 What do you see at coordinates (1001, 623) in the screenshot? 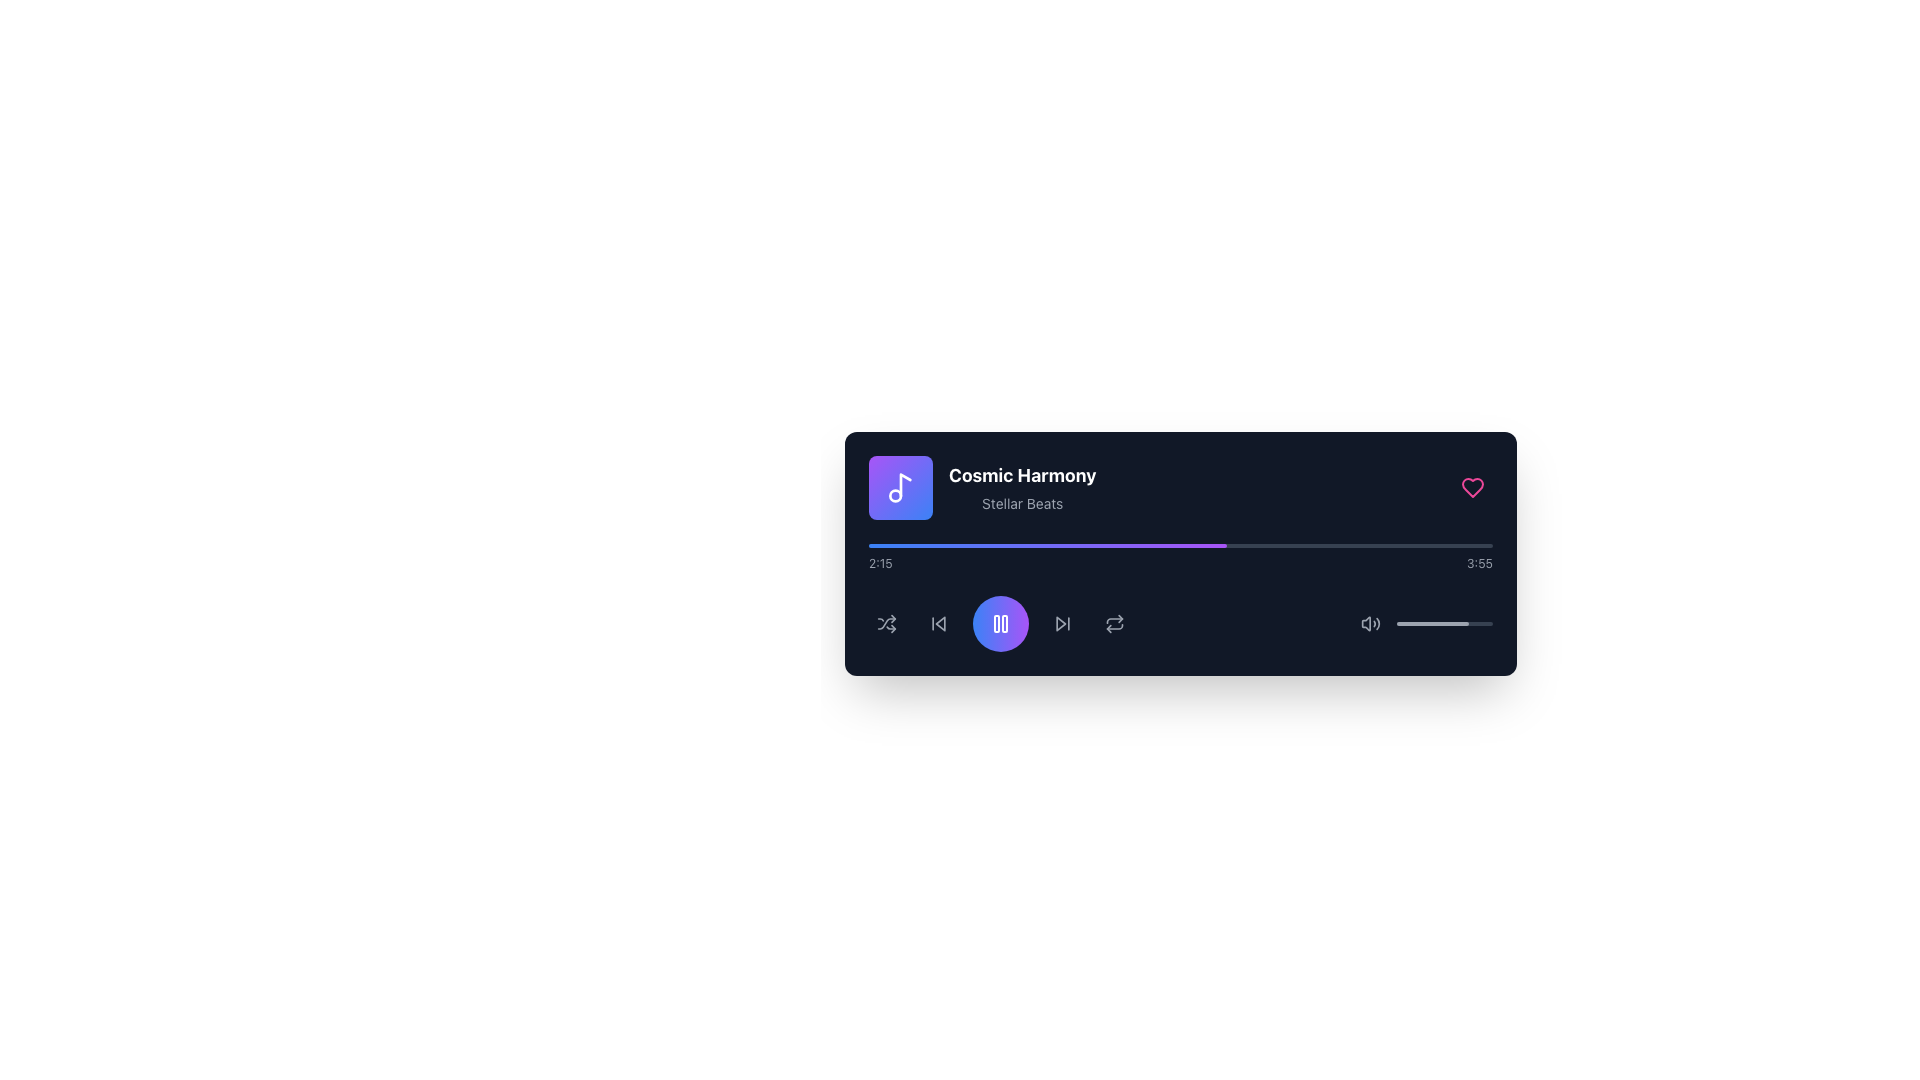
I see `the circular button located at the bottom center of the audio player interface` at bounding box center [1001, 623].